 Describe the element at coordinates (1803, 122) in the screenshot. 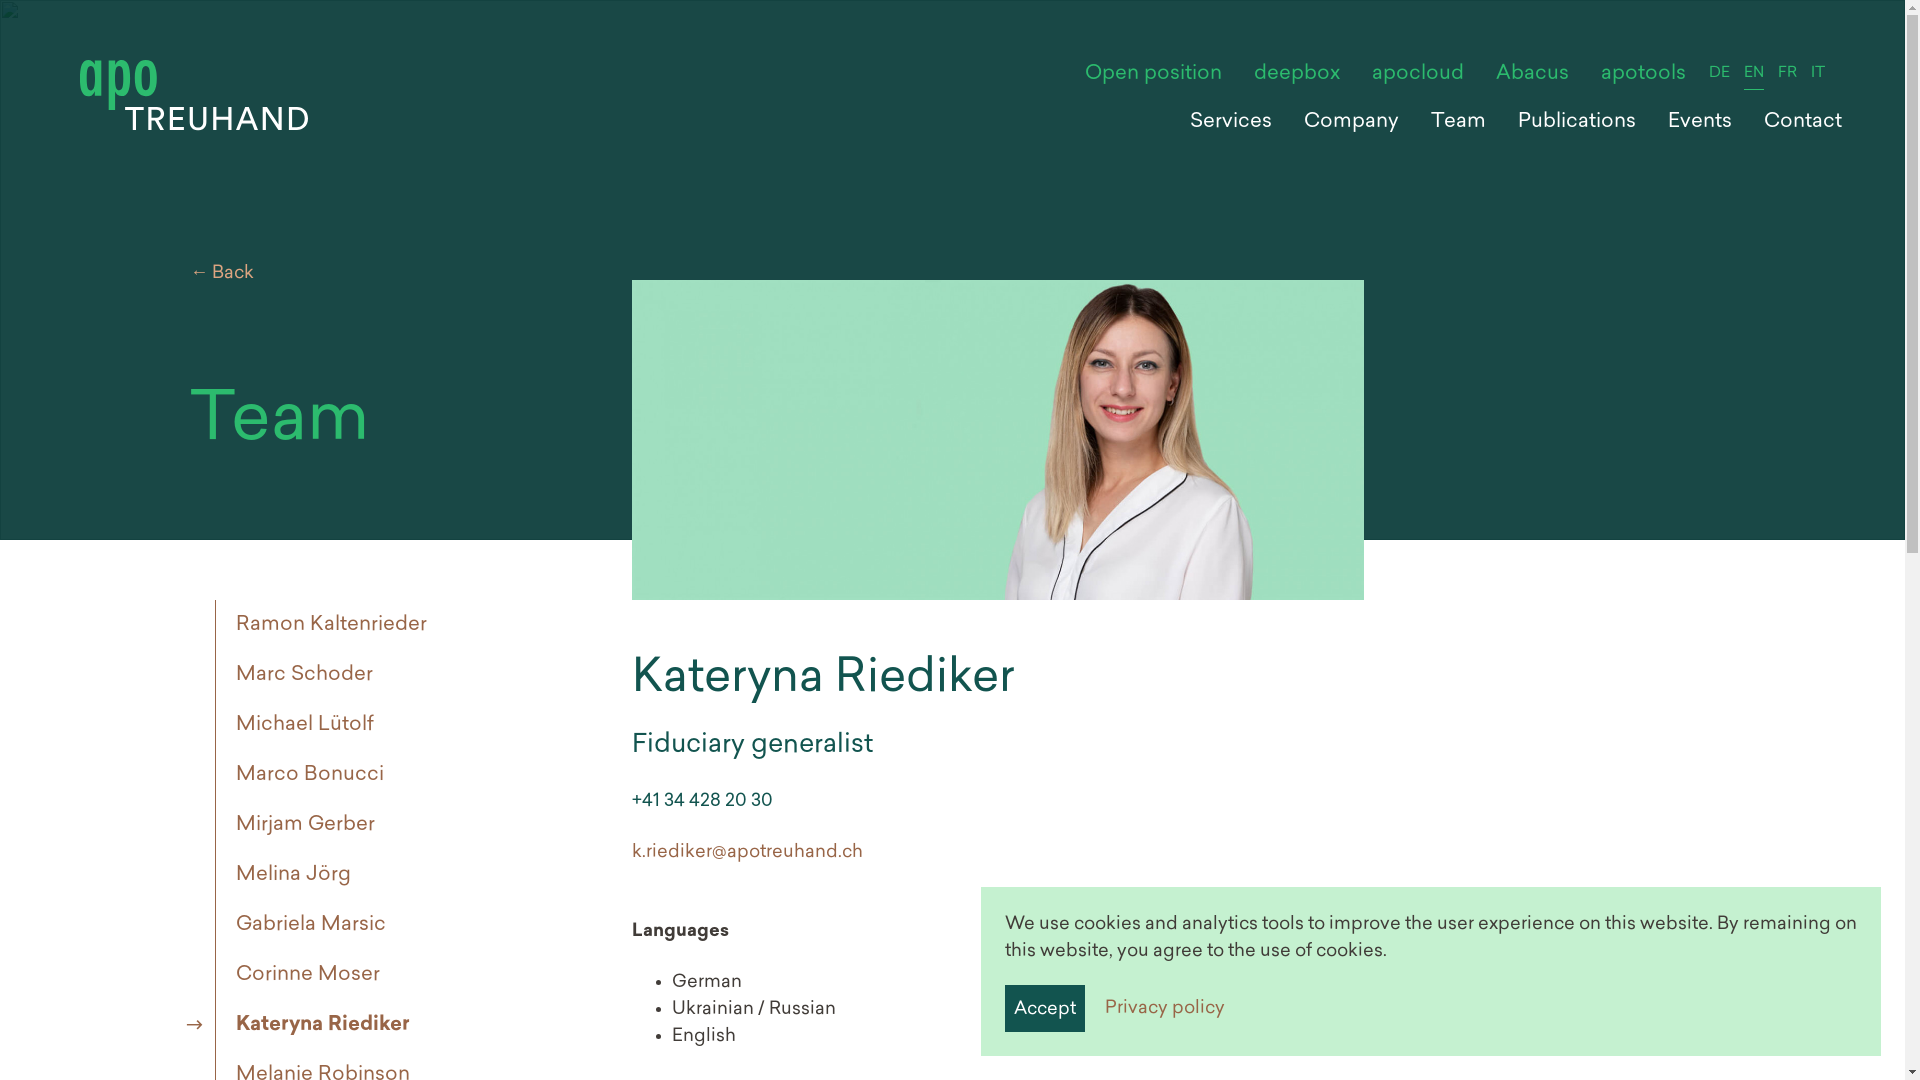

I see `'Contact'` at that location.